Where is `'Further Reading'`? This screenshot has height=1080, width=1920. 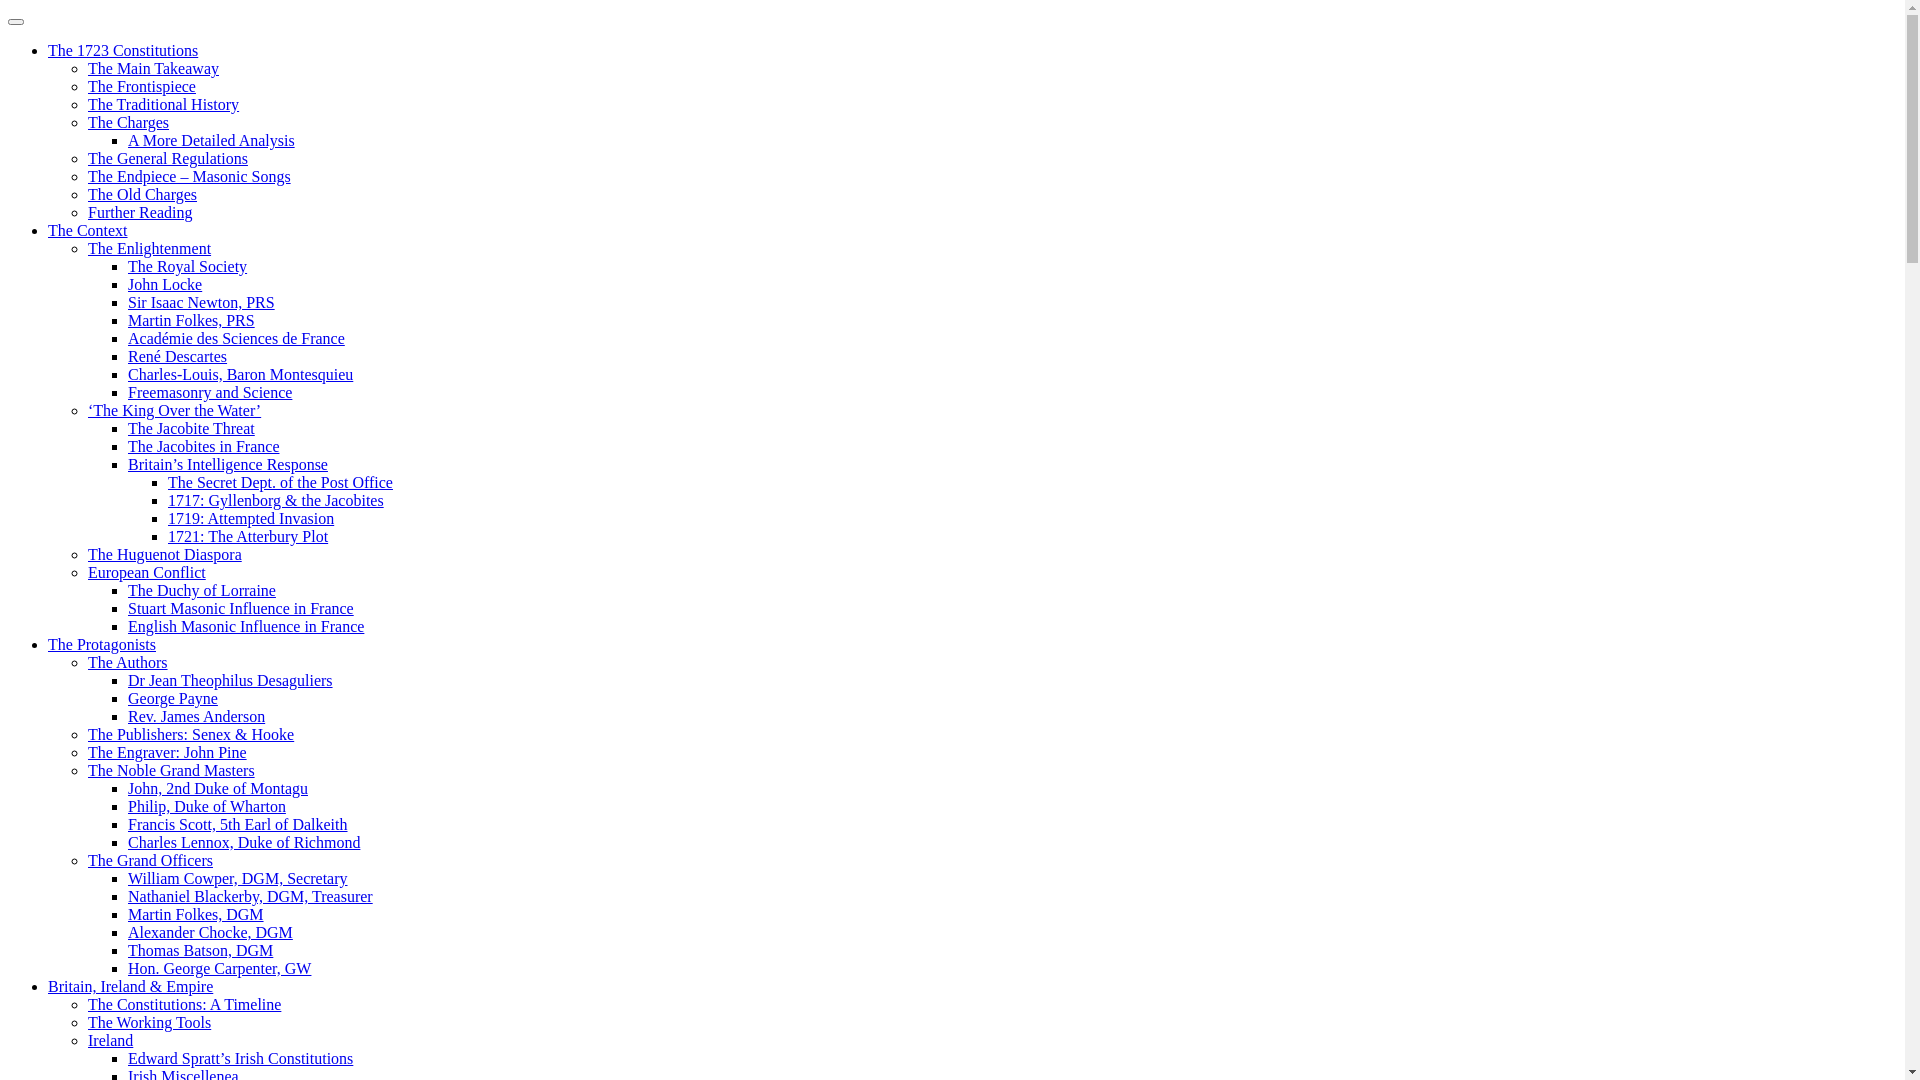
'Further Reading' is located at coordinates (86, 212).